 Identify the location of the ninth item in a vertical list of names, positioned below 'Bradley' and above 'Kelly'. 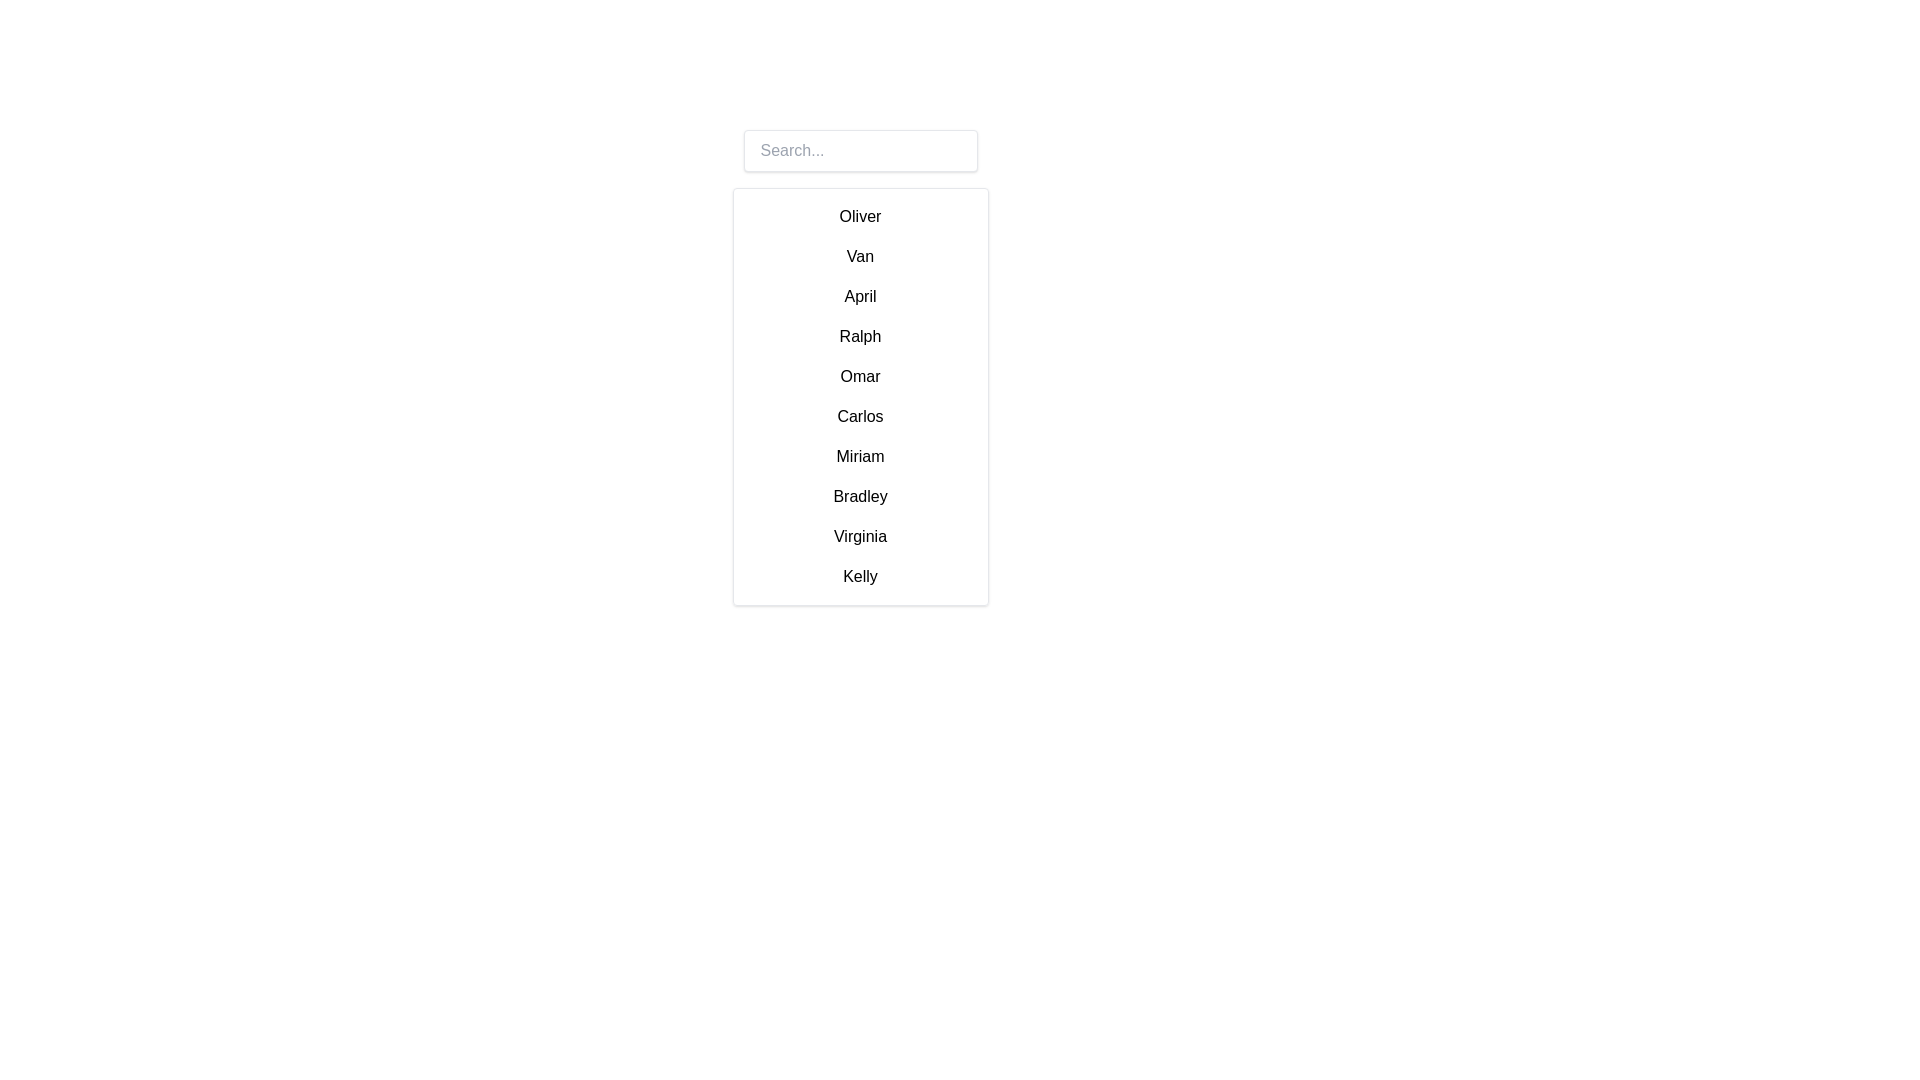
(860, 535).